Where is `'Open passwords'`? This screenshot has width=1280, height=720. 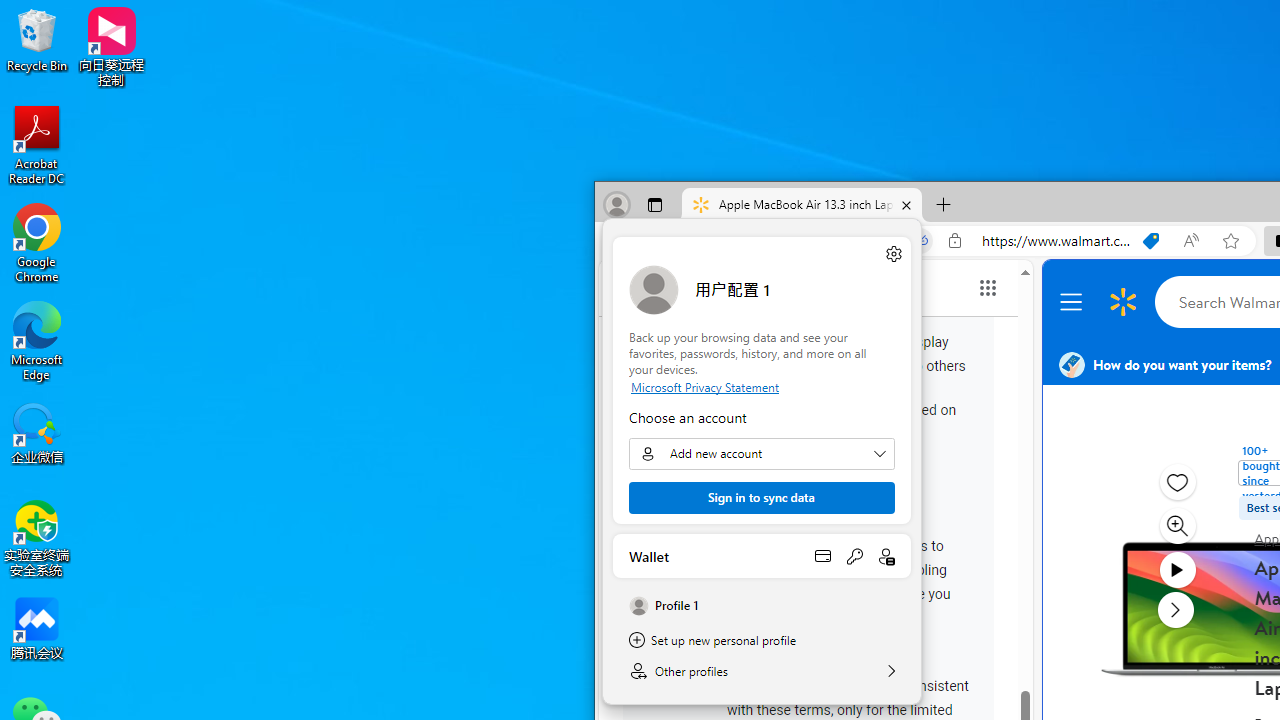 'Open passwords' is located at coordinates (854, 555).